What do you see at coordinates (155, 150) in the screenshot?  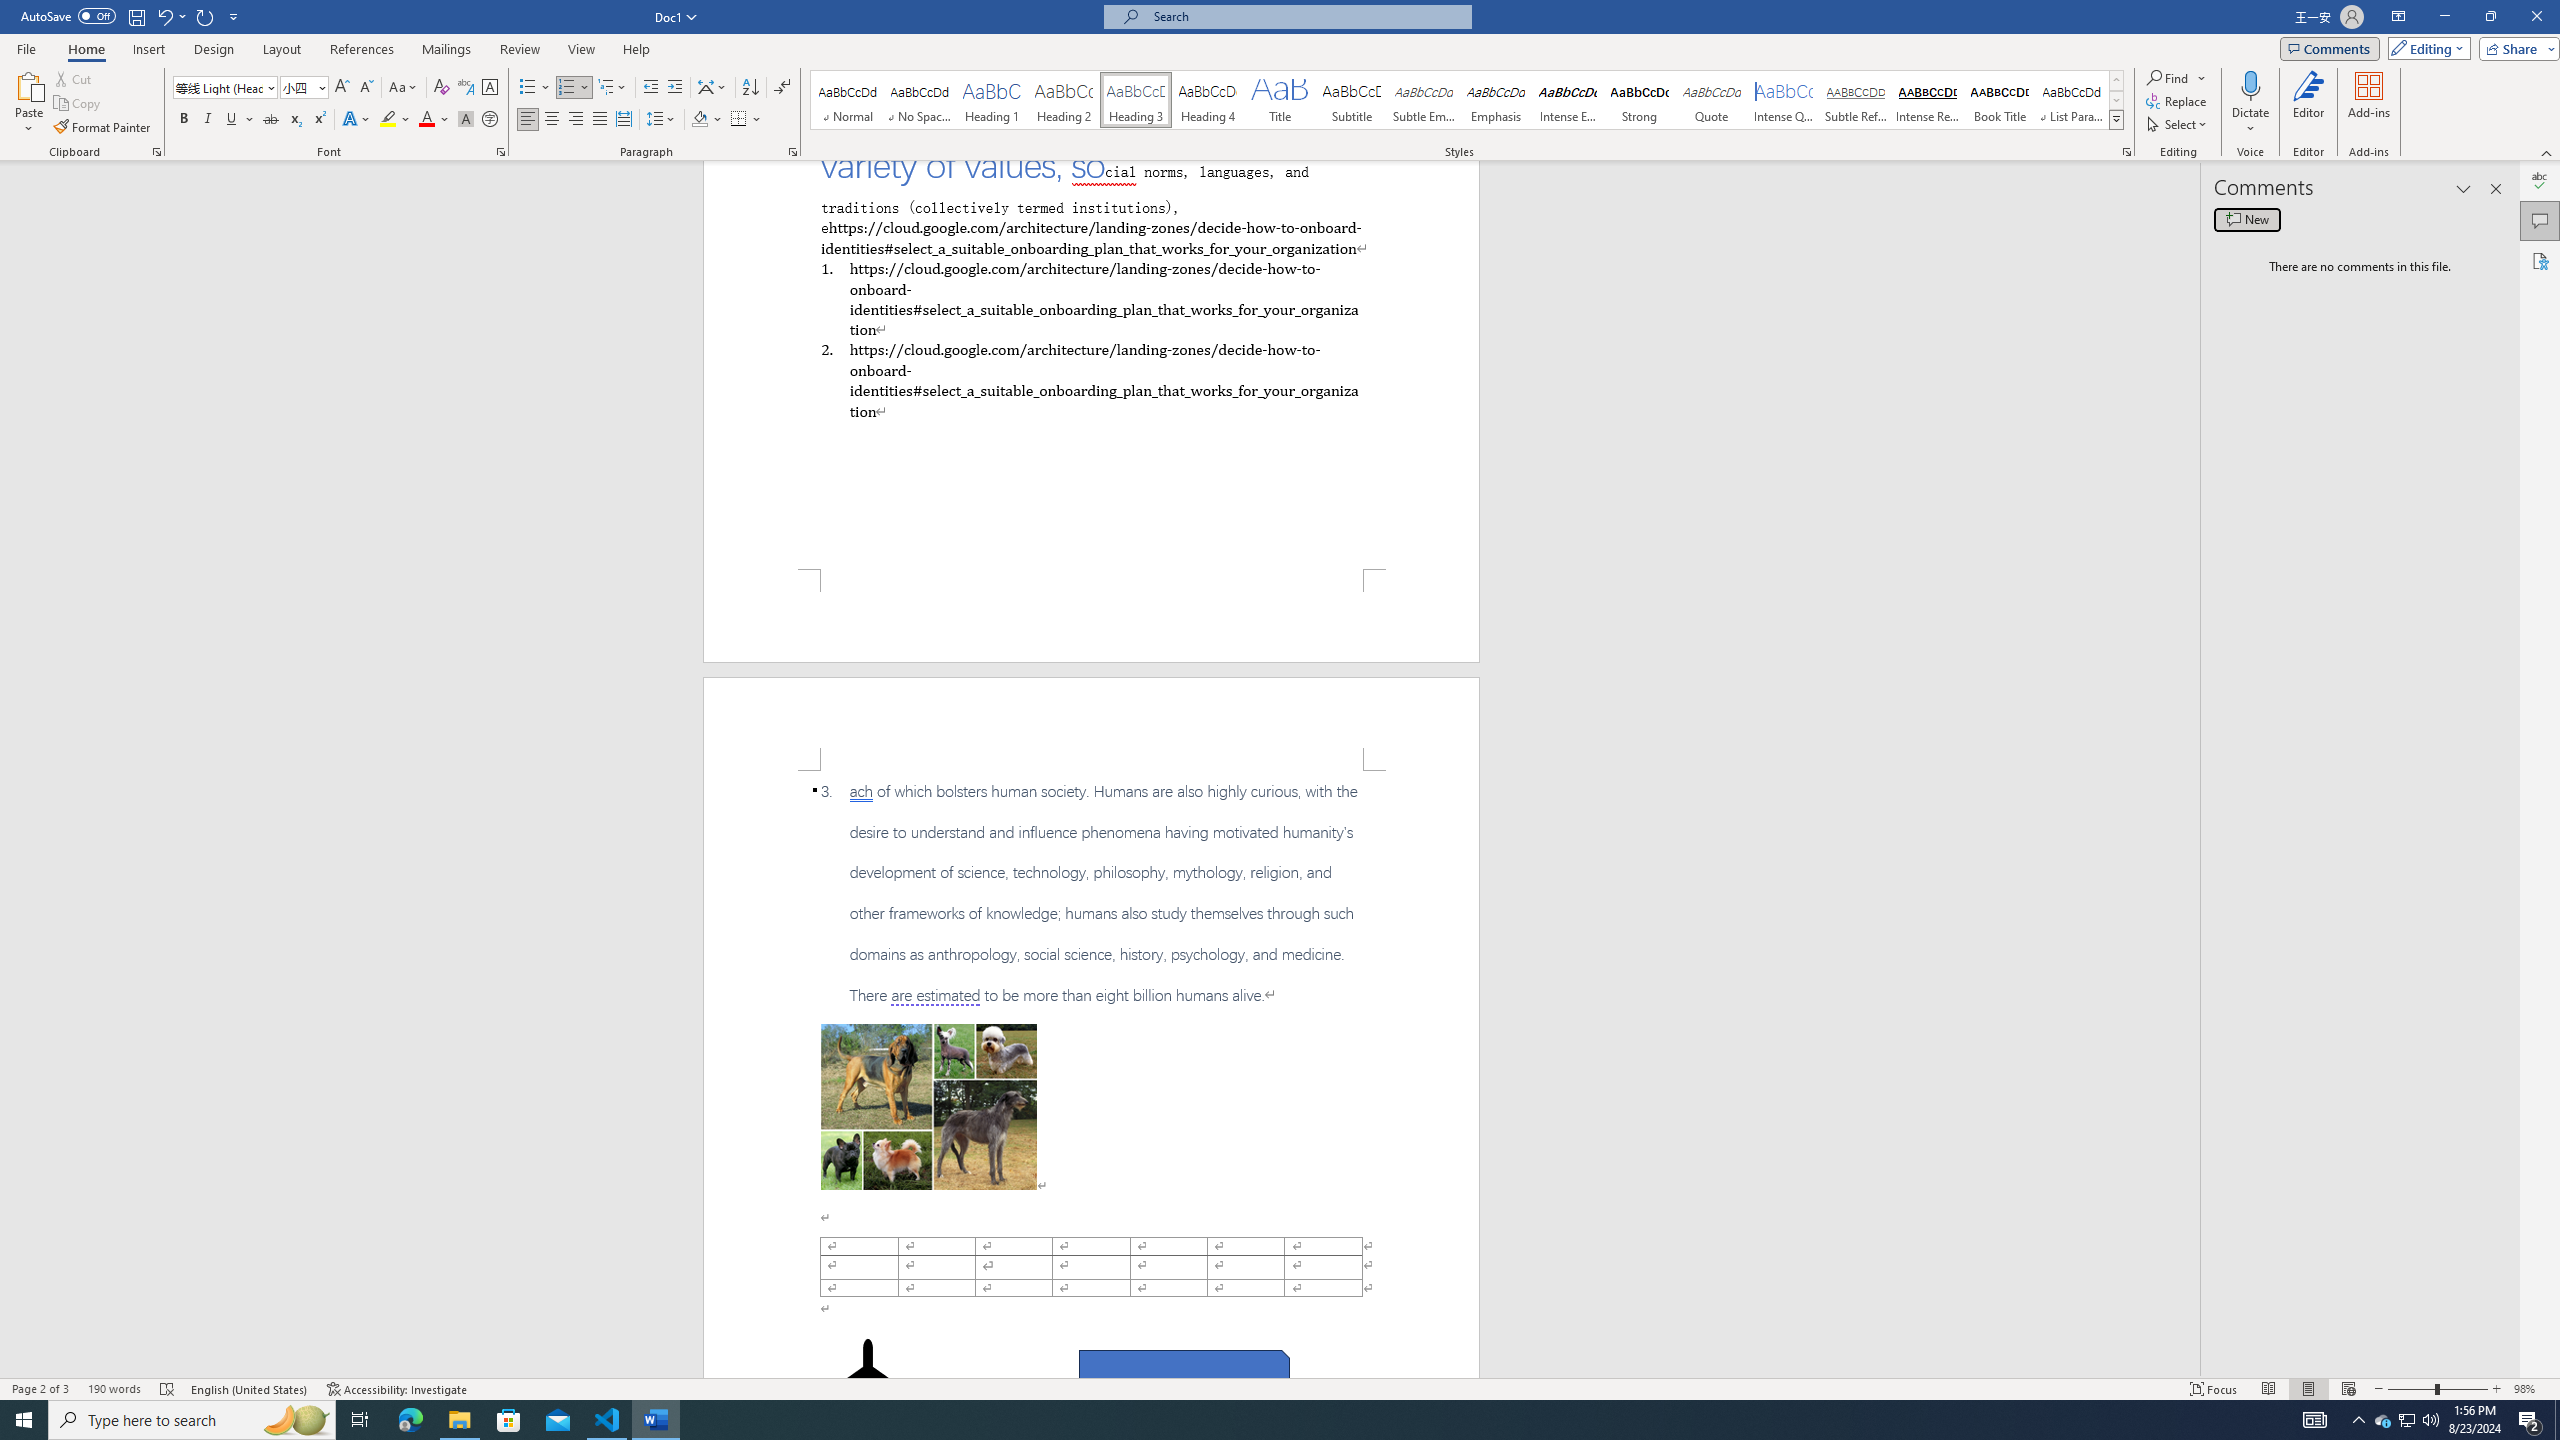 I see `'Office Clipboard...'` at bounding box center [155, 150].